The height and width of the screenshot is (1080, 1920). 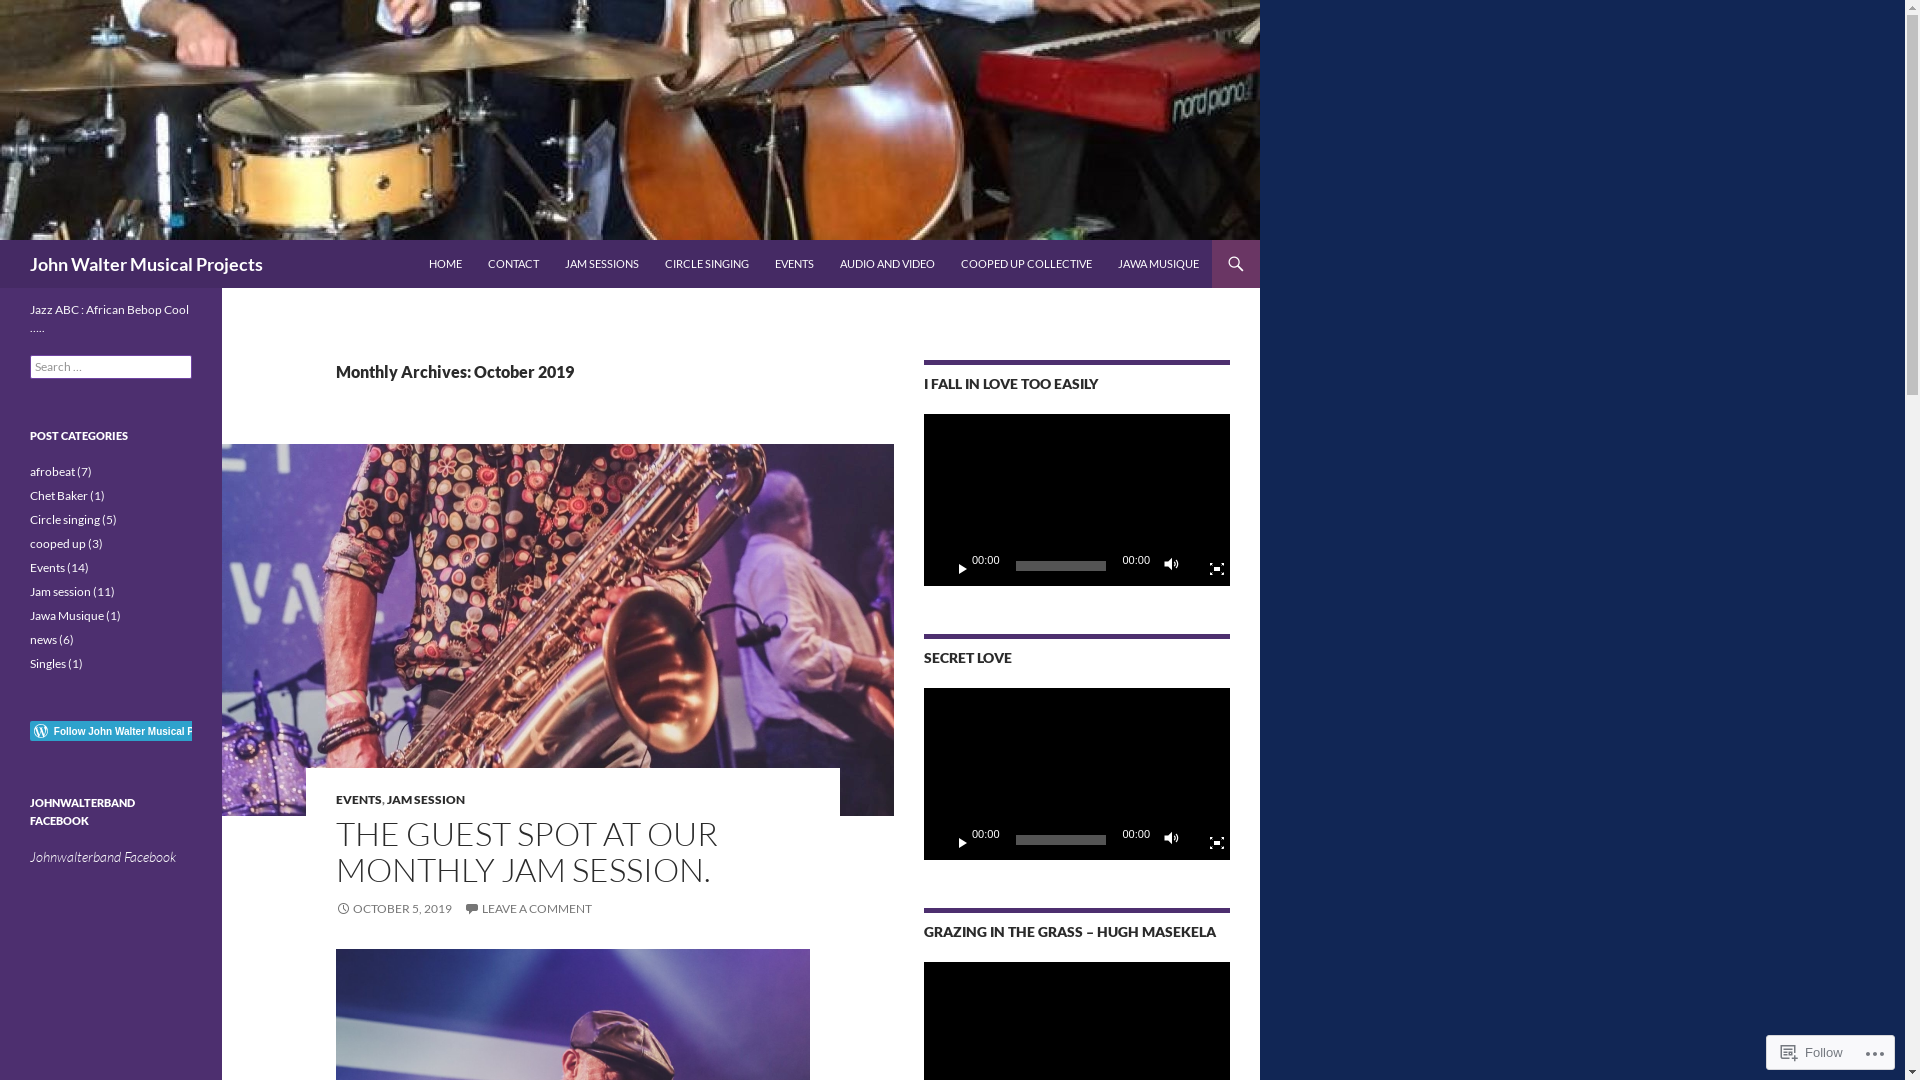 I want to click on 'Search', so click(x=38, y=11).